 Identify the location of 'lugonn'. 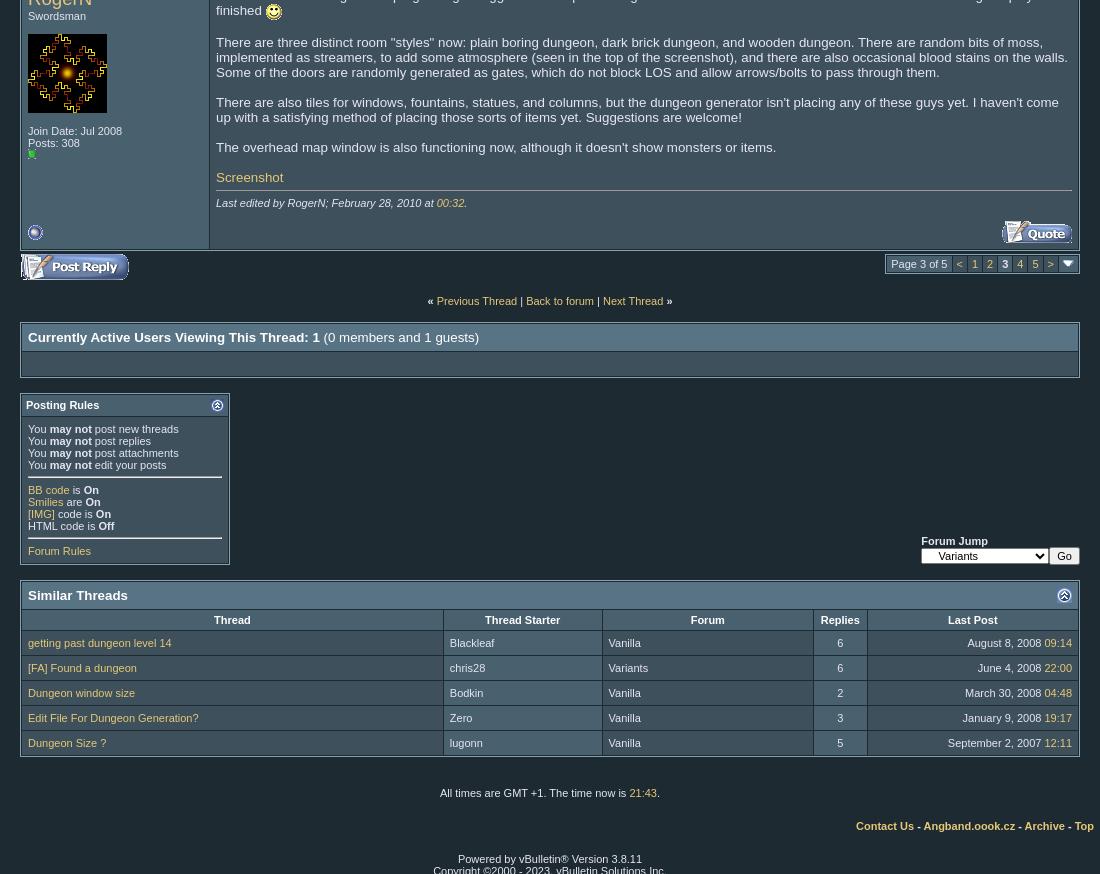
(448, 741).